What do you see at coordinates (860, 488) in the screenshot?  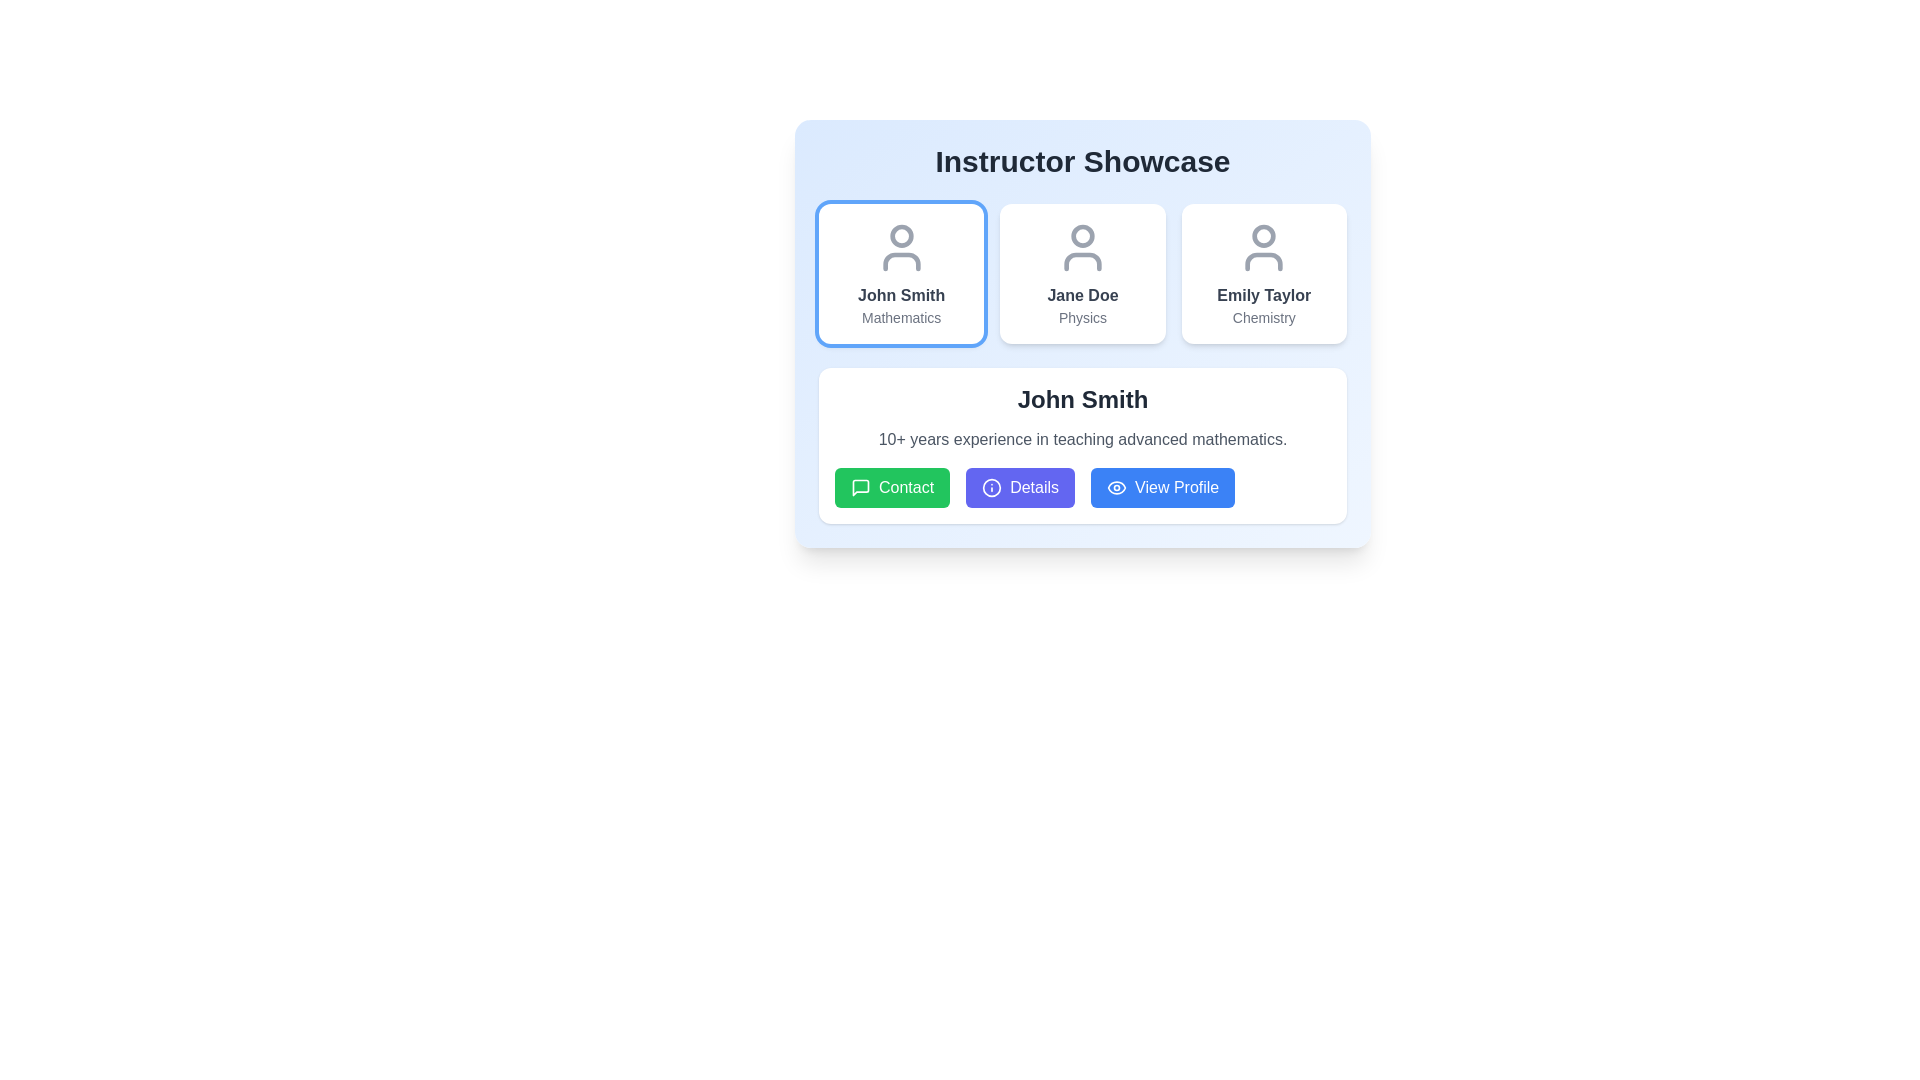 I see `the speech bubble icon on the left side of the green 'Contact' button, which is the first button in a row of three buttons below the profile information for 'John Smith'` at bounding box center [860, 488].